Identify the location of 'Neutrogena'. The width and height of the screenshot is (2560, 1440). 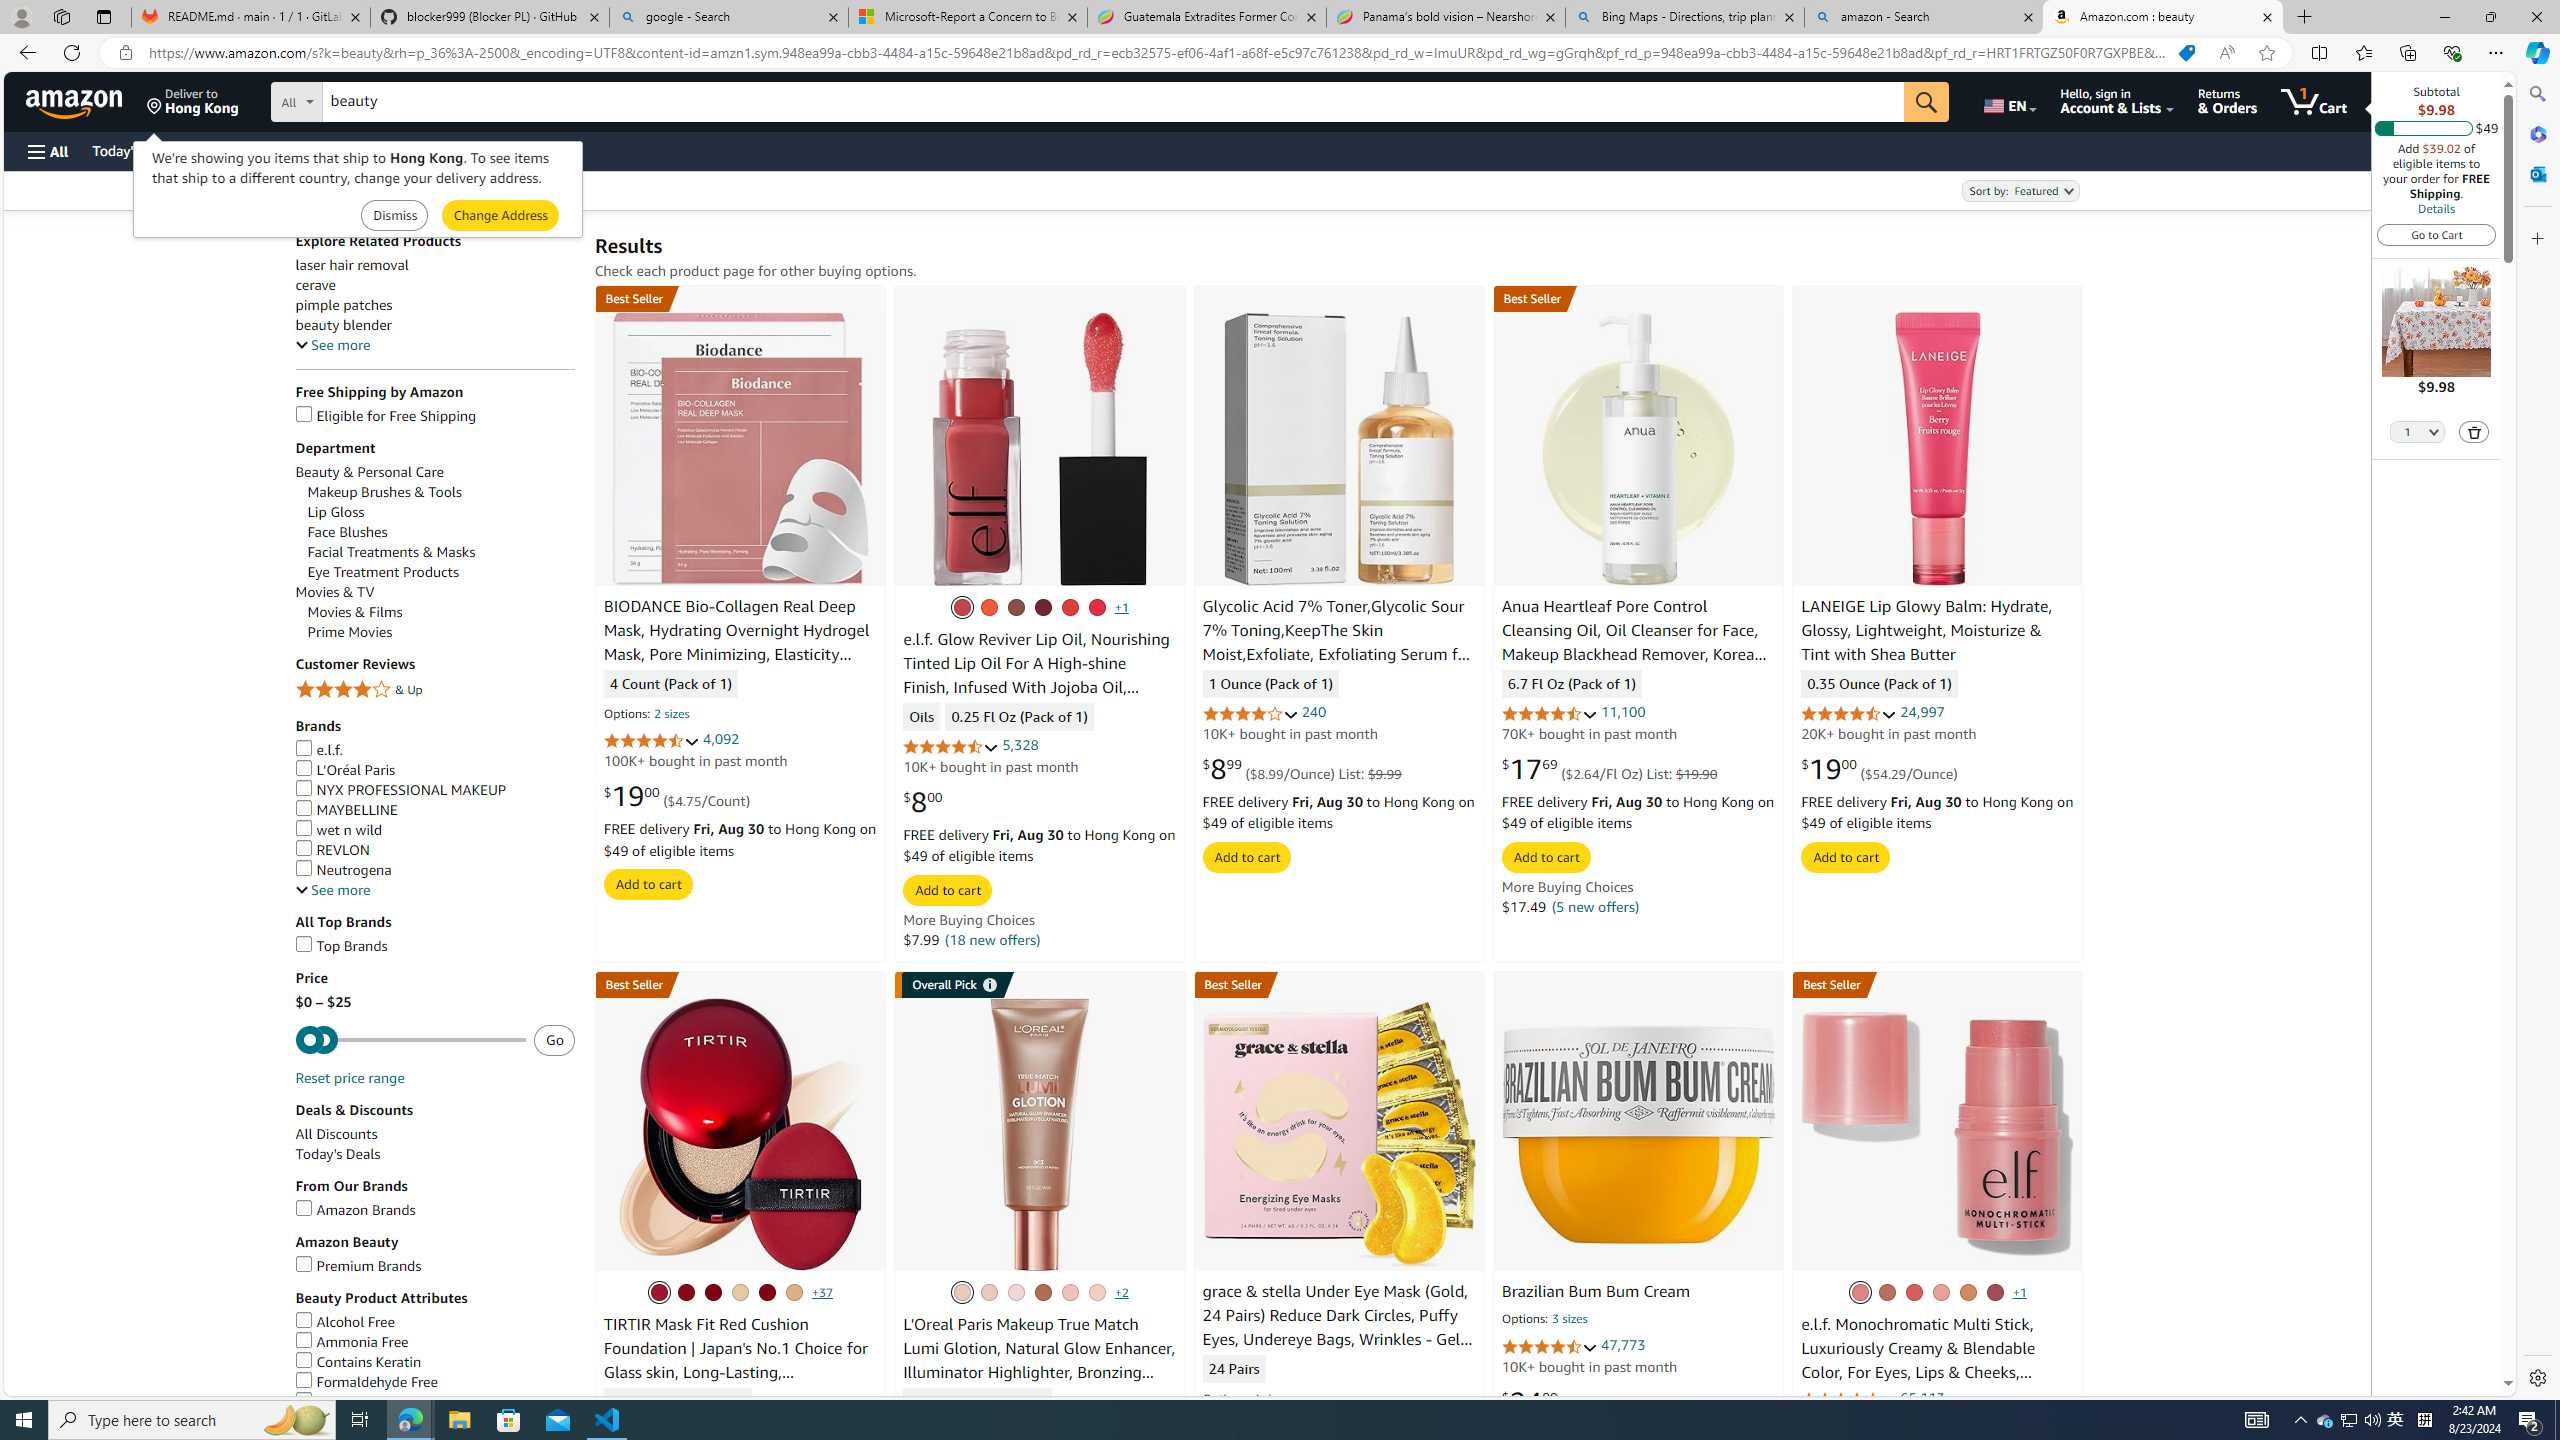
(435, 869).